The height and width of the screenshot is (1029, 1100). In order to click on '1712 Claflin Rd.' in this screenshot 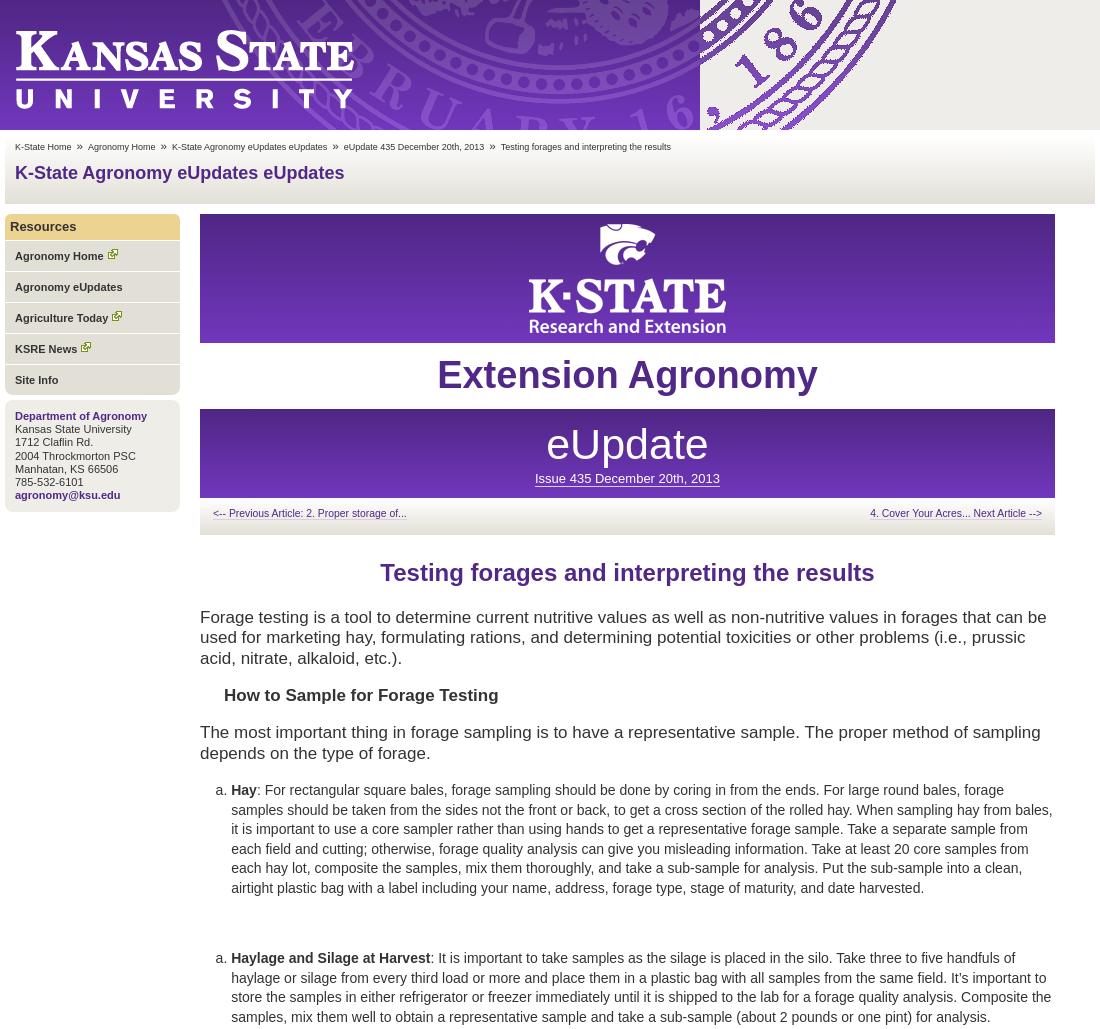, I will do `click(53, 441)`.